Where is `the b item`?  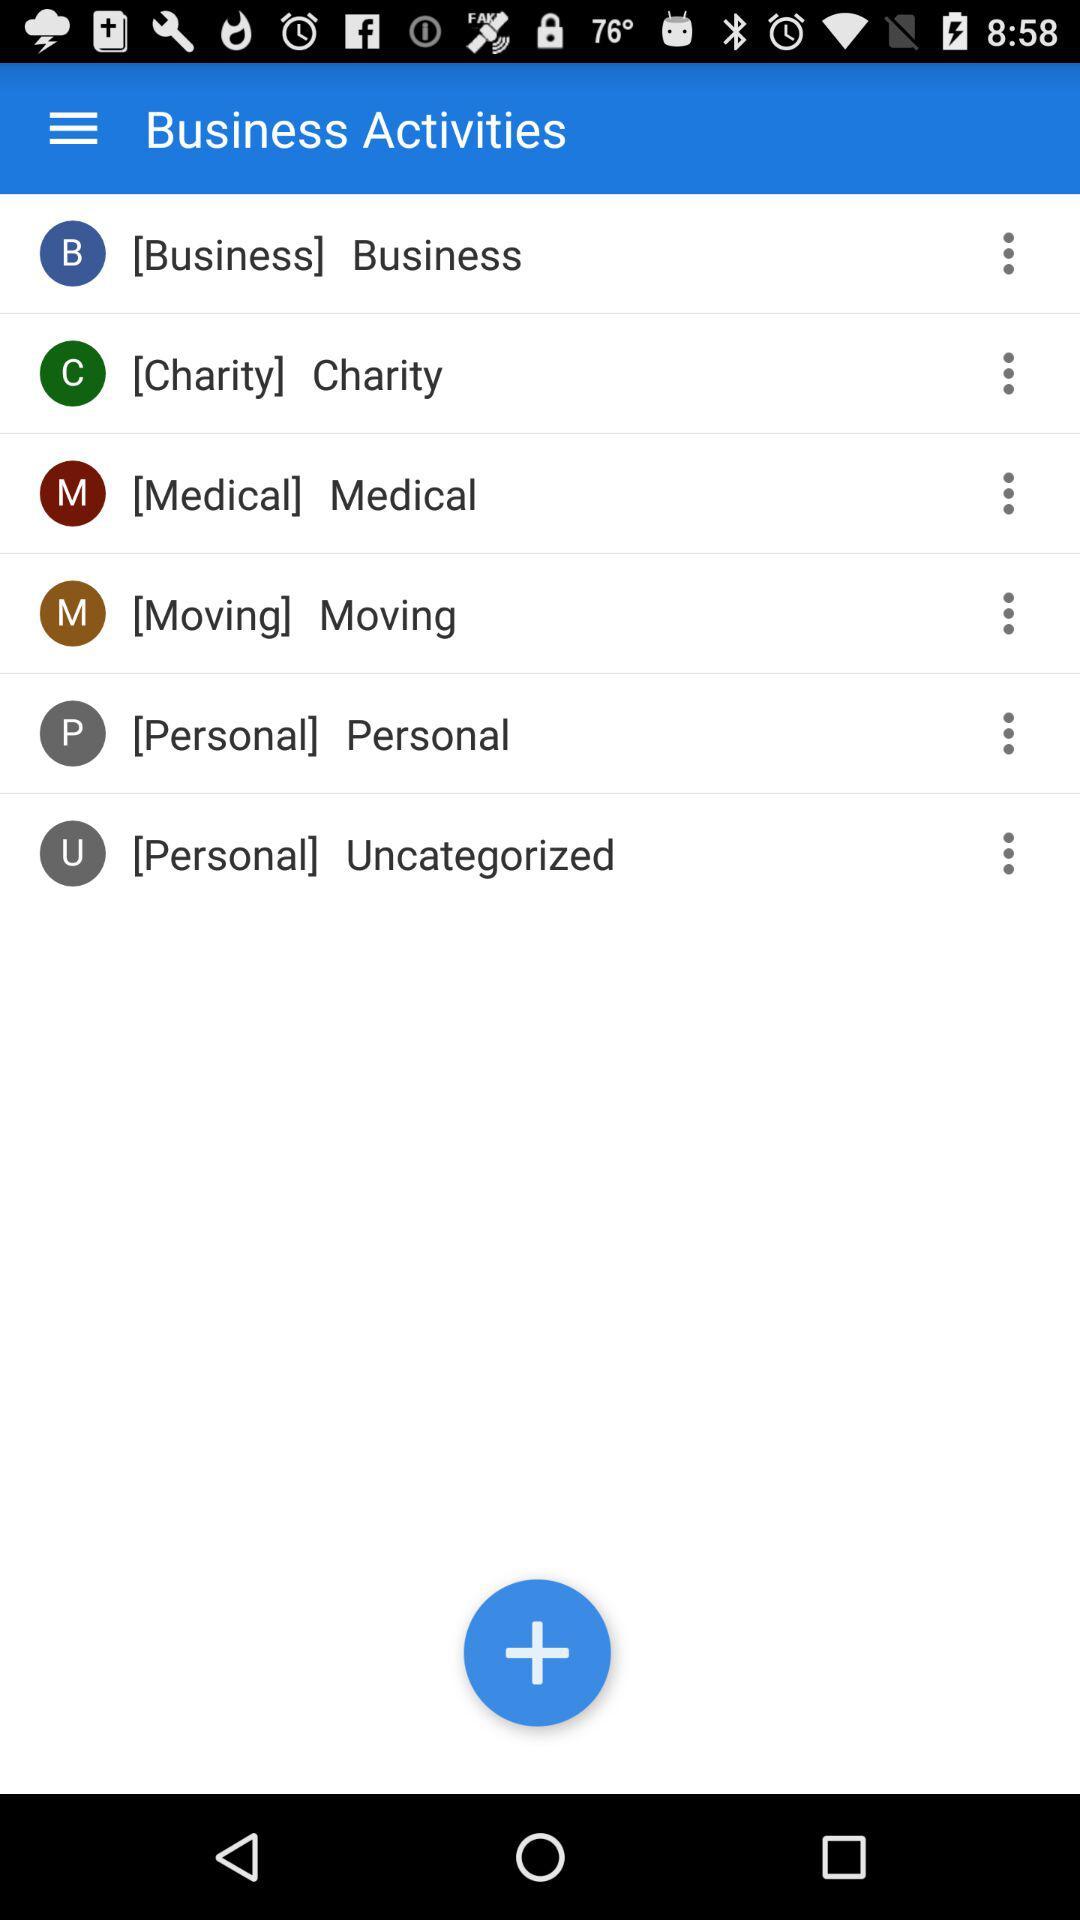 the b item is located at coordinates (71, 252).